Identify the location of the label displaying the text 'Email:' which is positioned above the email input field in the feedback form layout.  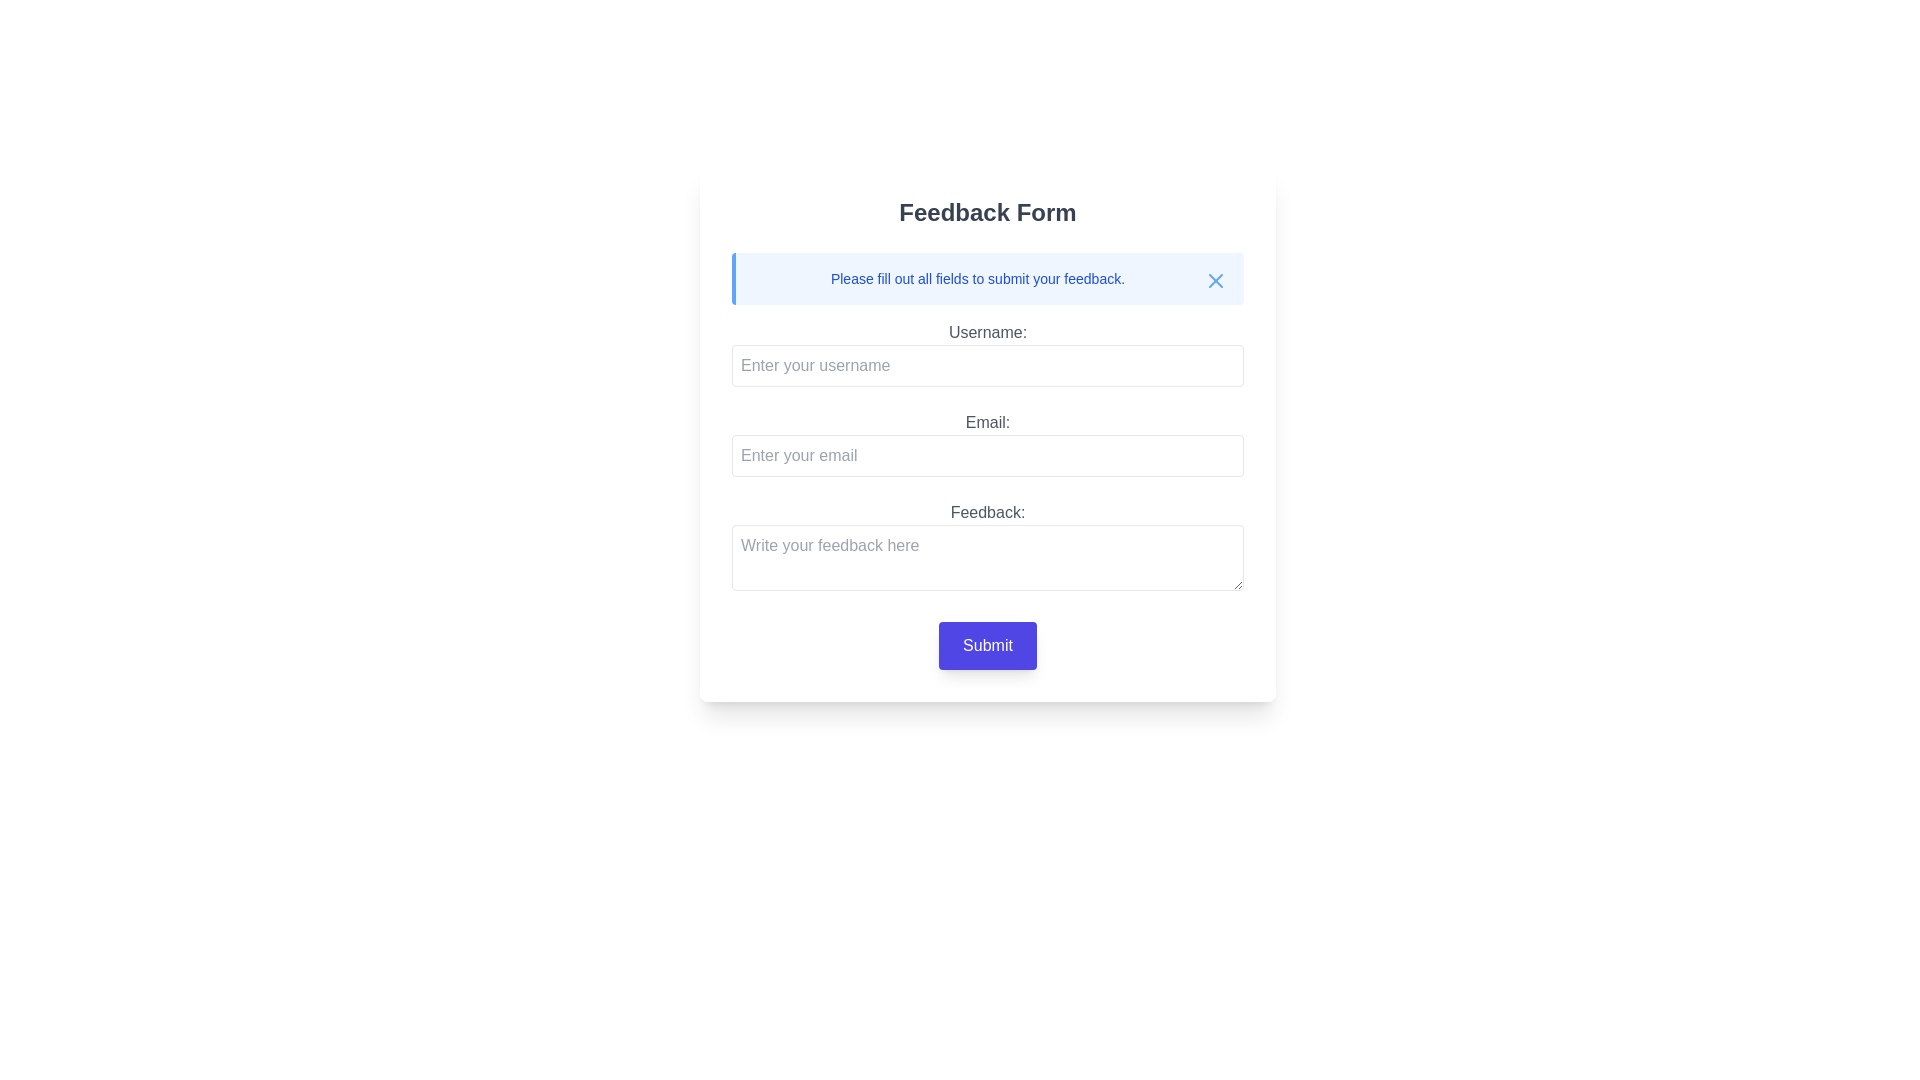
(988, 432).